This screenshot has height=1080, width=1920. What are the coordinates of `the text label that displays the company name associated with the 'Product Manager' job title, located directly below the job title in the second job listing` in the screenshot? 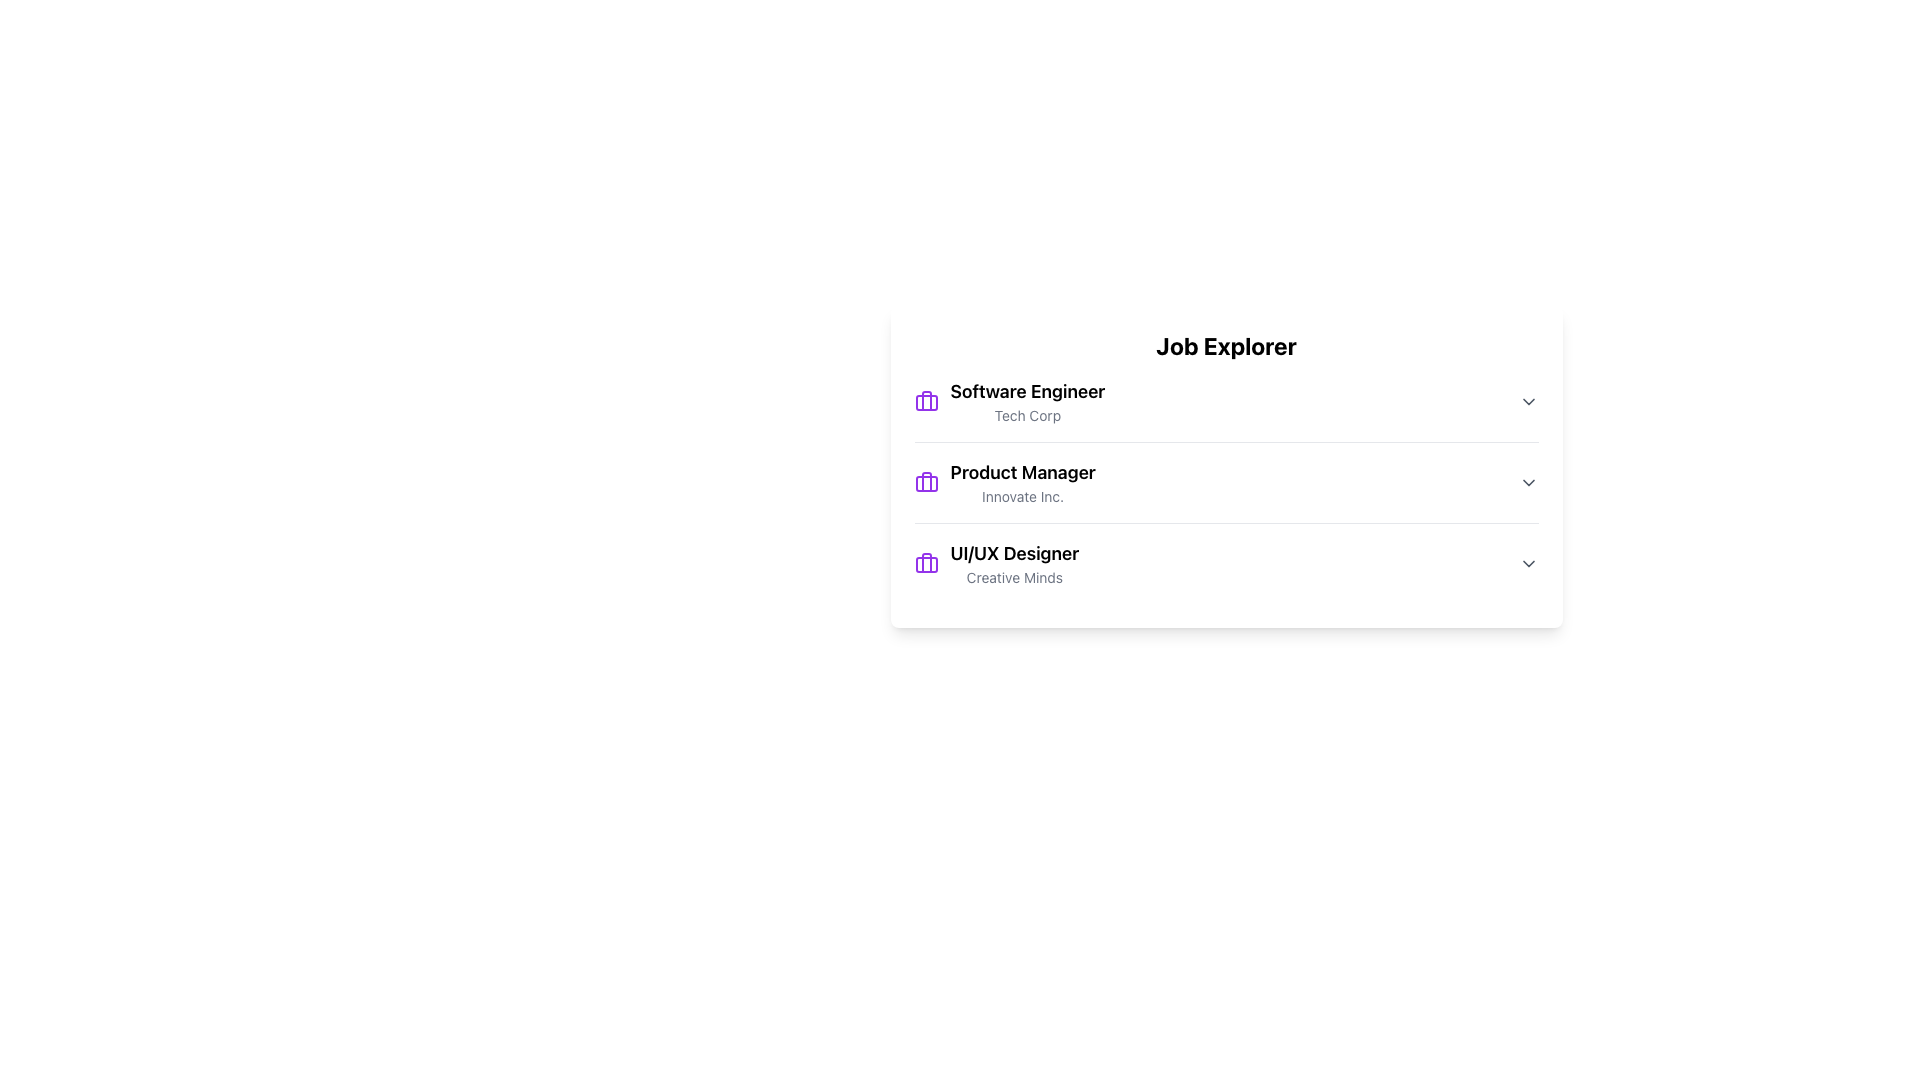 It's located at (1023, 496).